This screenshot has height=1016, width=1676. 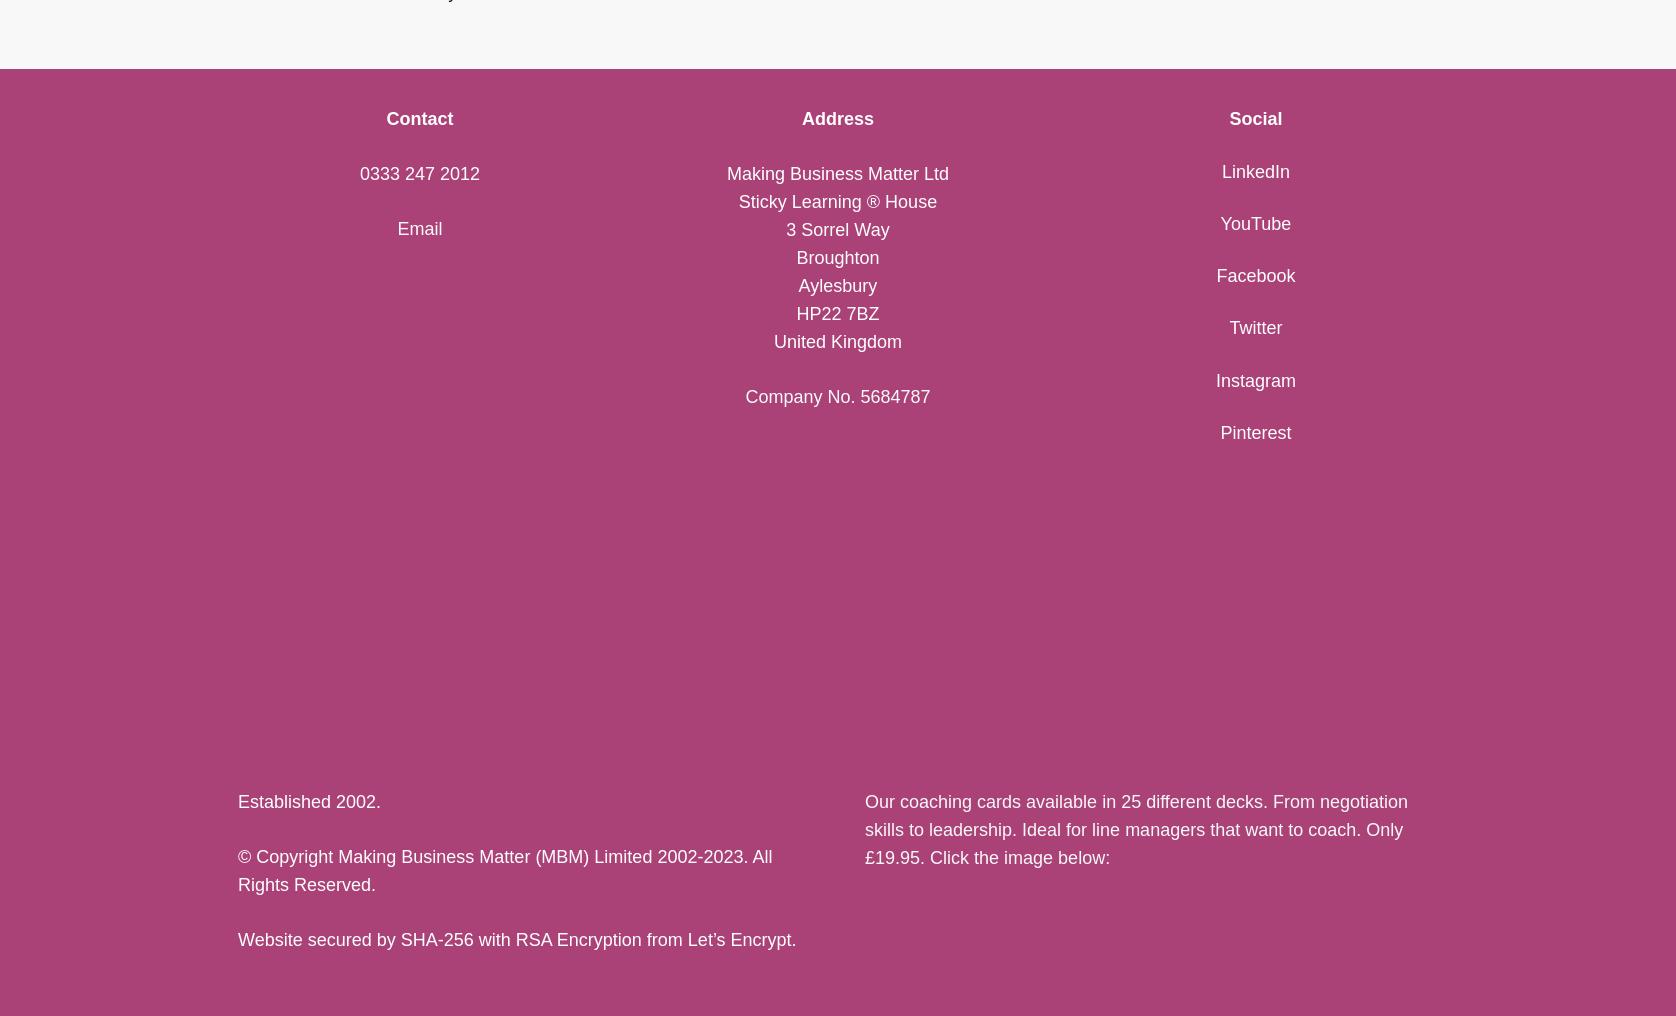 What do you see at coordinates (504, 871) in the screenshot?
I see `'© Copyright Making Business Matter (MBM) Limited 2002-2023. All Rights Reserved.'` at bounding box center [504, 871].